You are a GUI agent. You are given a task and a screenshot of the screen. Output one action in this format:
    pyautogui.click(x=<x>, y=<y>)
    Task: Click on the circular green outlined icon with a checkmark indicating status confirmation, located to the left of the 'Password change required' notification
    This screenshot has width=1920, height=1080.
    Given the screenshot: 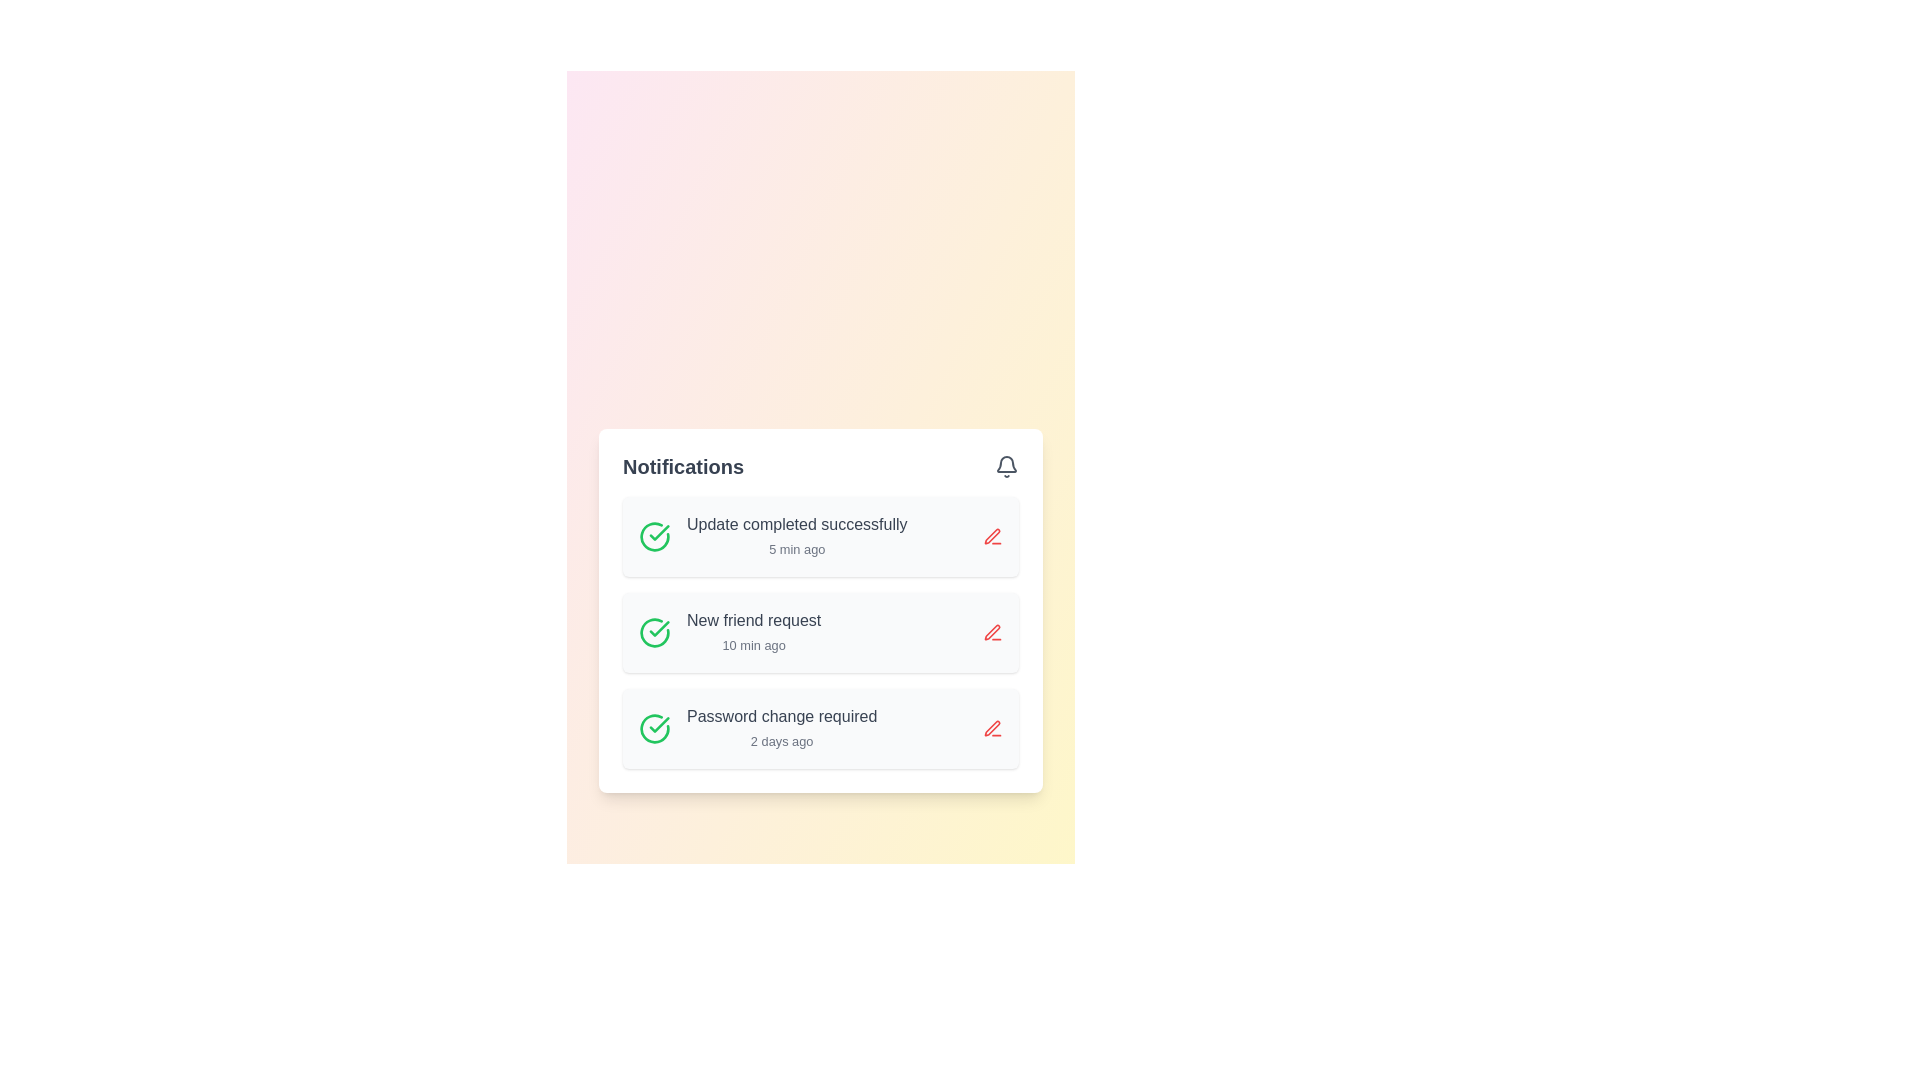 What is the action you would take?
    pyautogui.click(x=654, y=729)
    